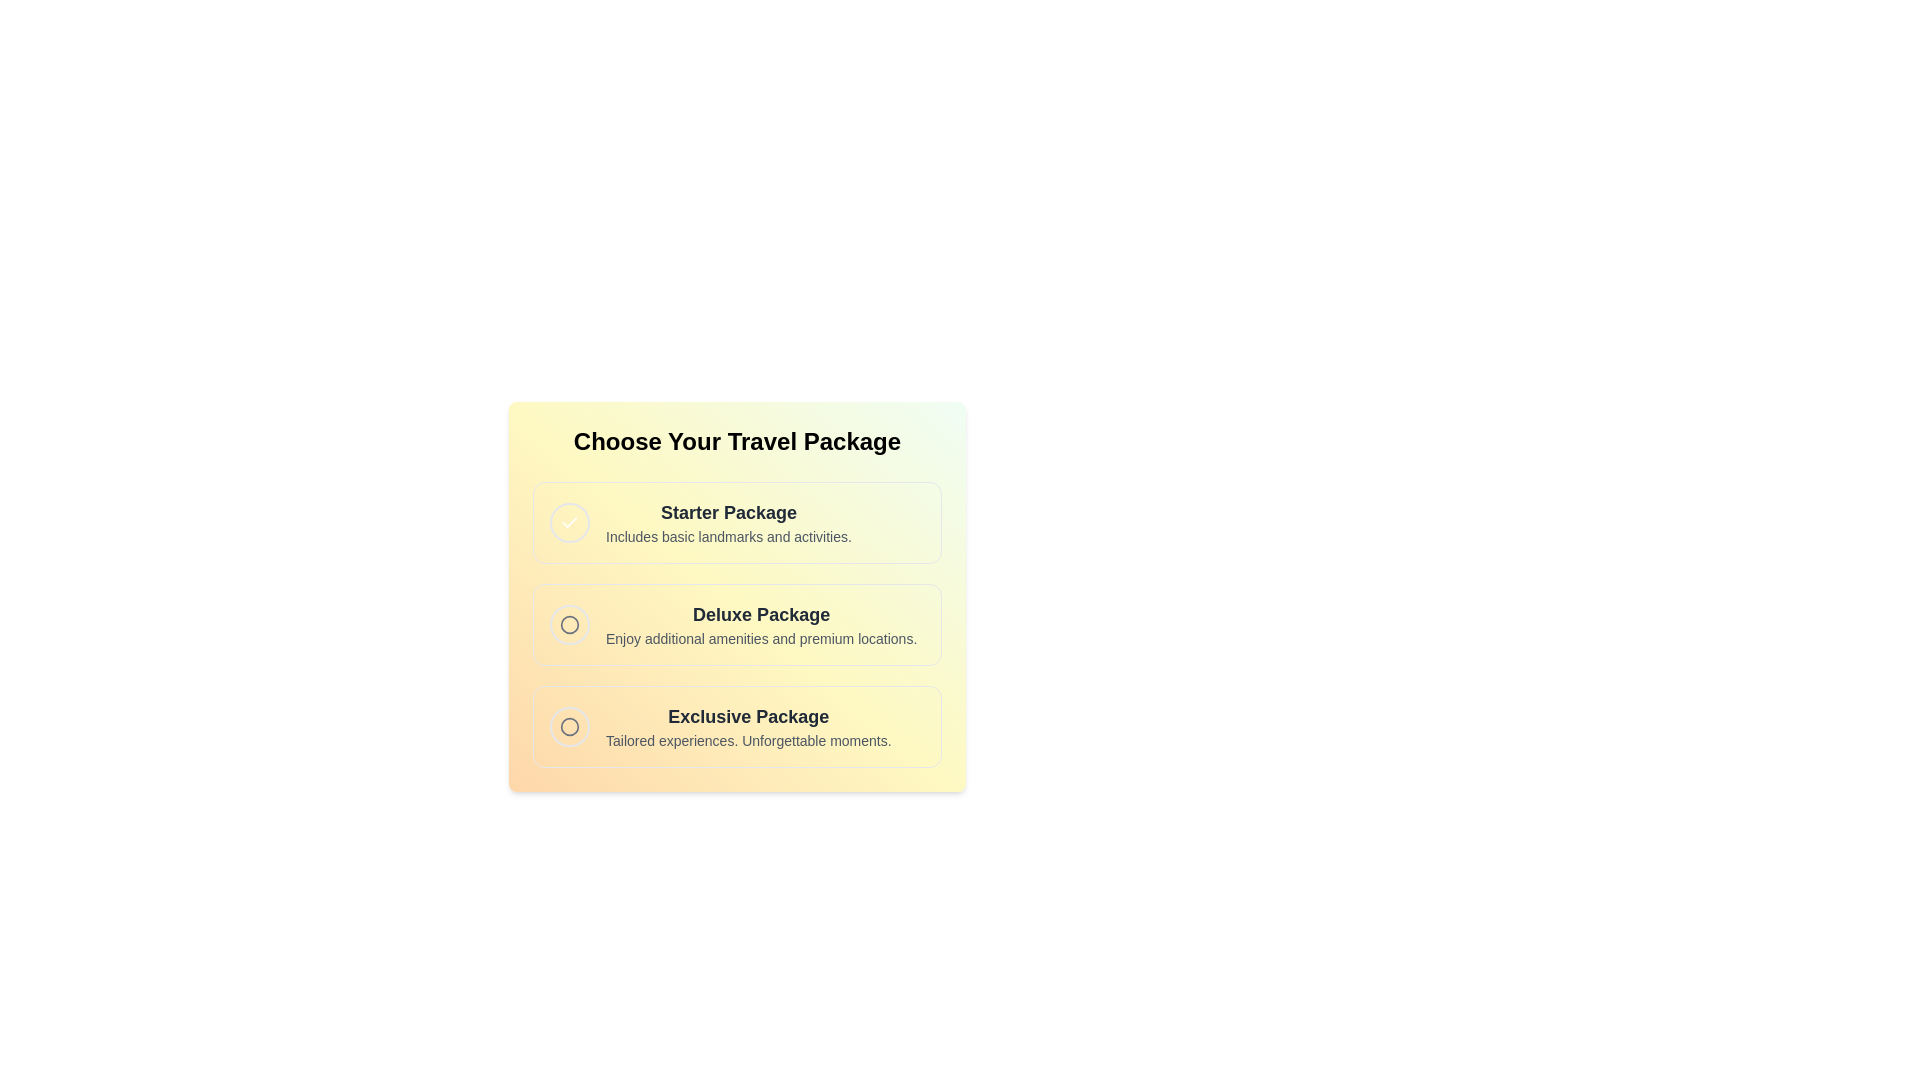  Describe the element at coordinates (728, 512) in the screenshot. I see `text content of the text label displaying 'Starter Package', which is styled in bold dark gray on a light yellowish background and is positioned above the description text` at that location.